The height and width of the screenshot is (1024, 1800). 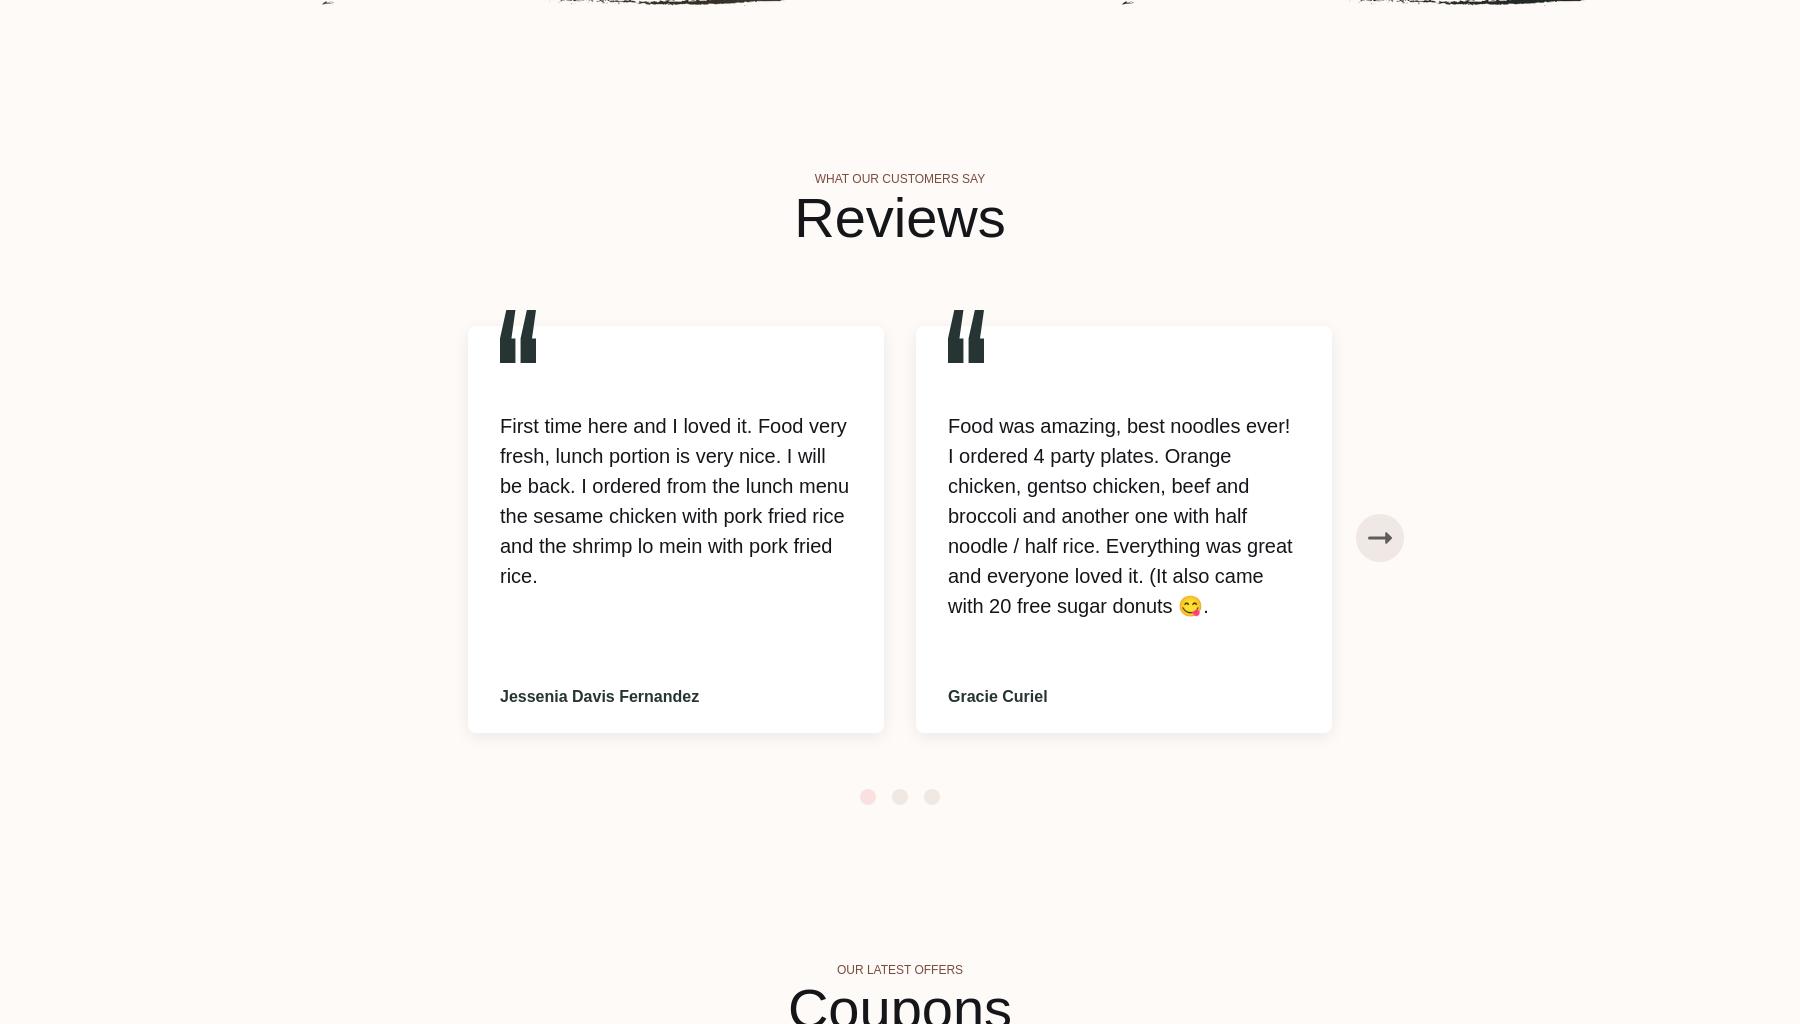 I want to click on 'Jessenia Davis Fernandez', so click(x=599, y=696).